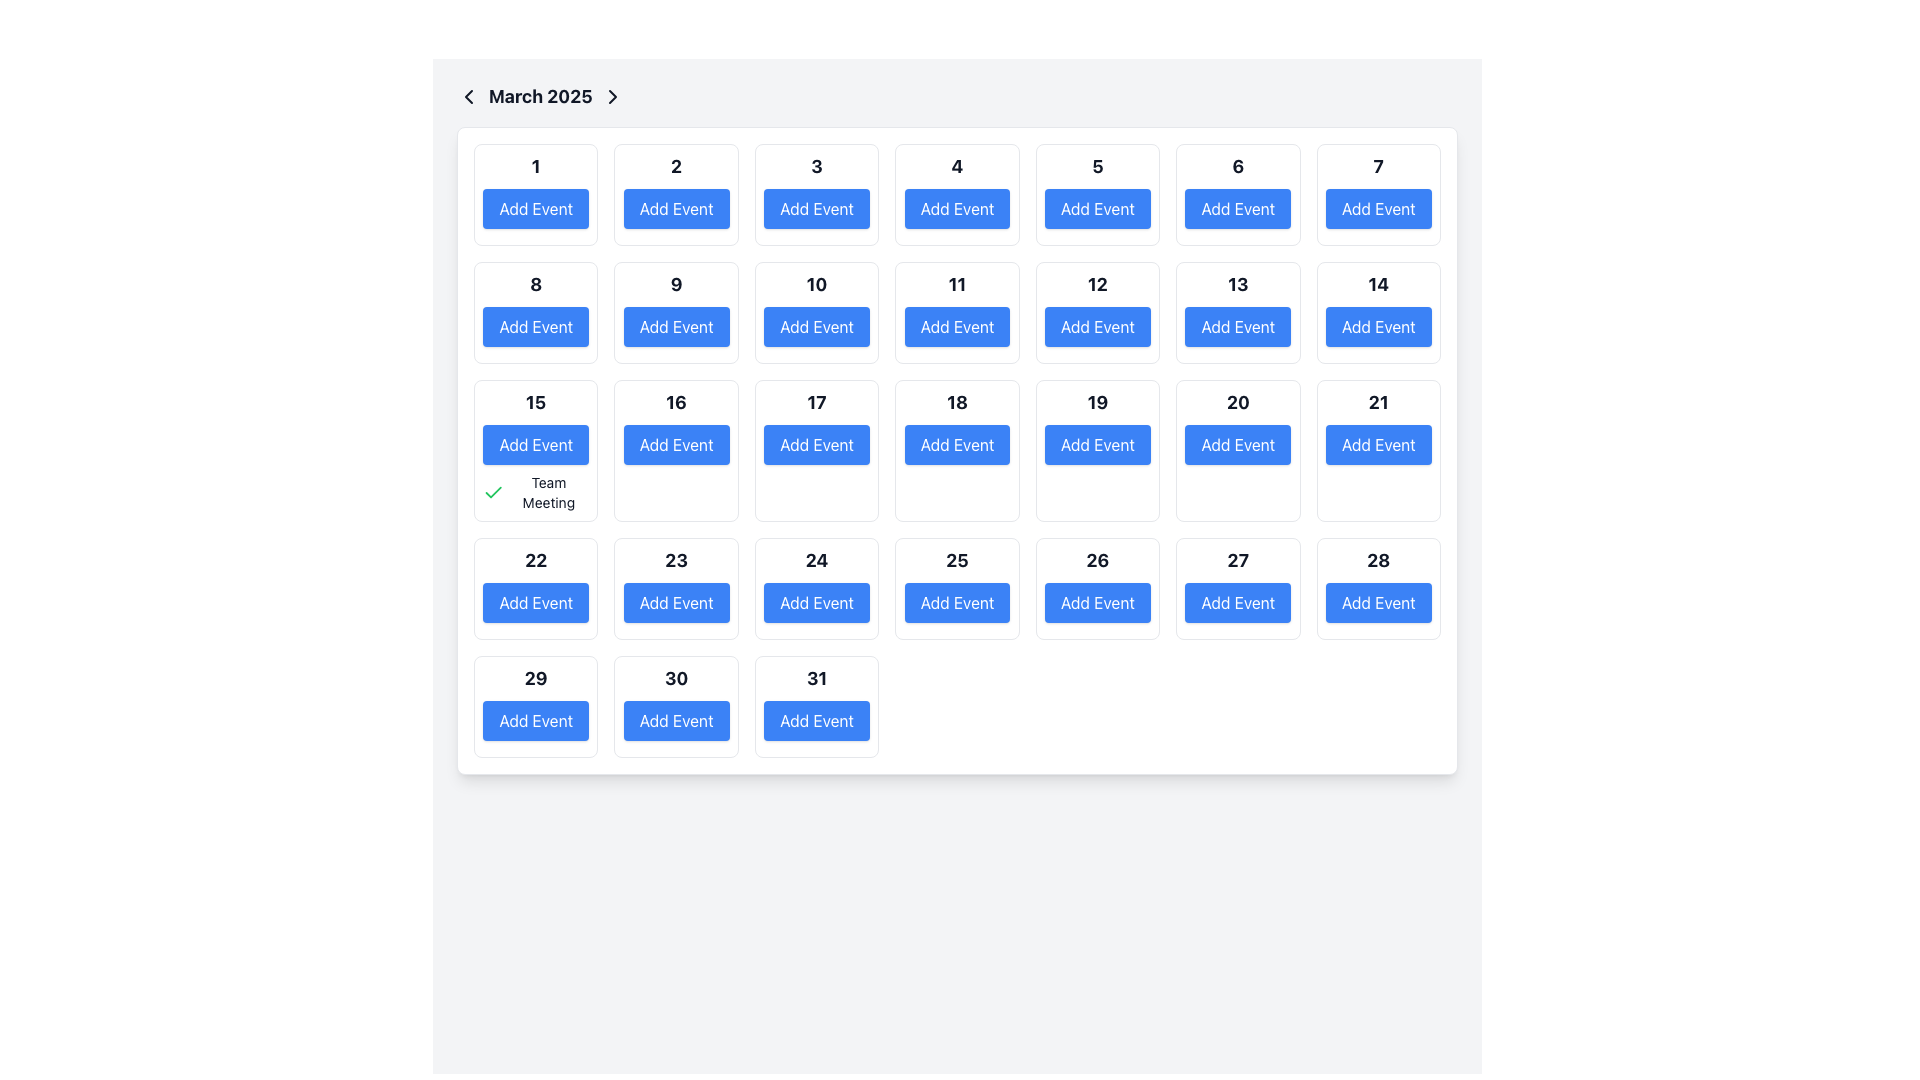  Describe the element at coordinates (536, 326) in the screenshot. I see `keyboard navigation` at that location.